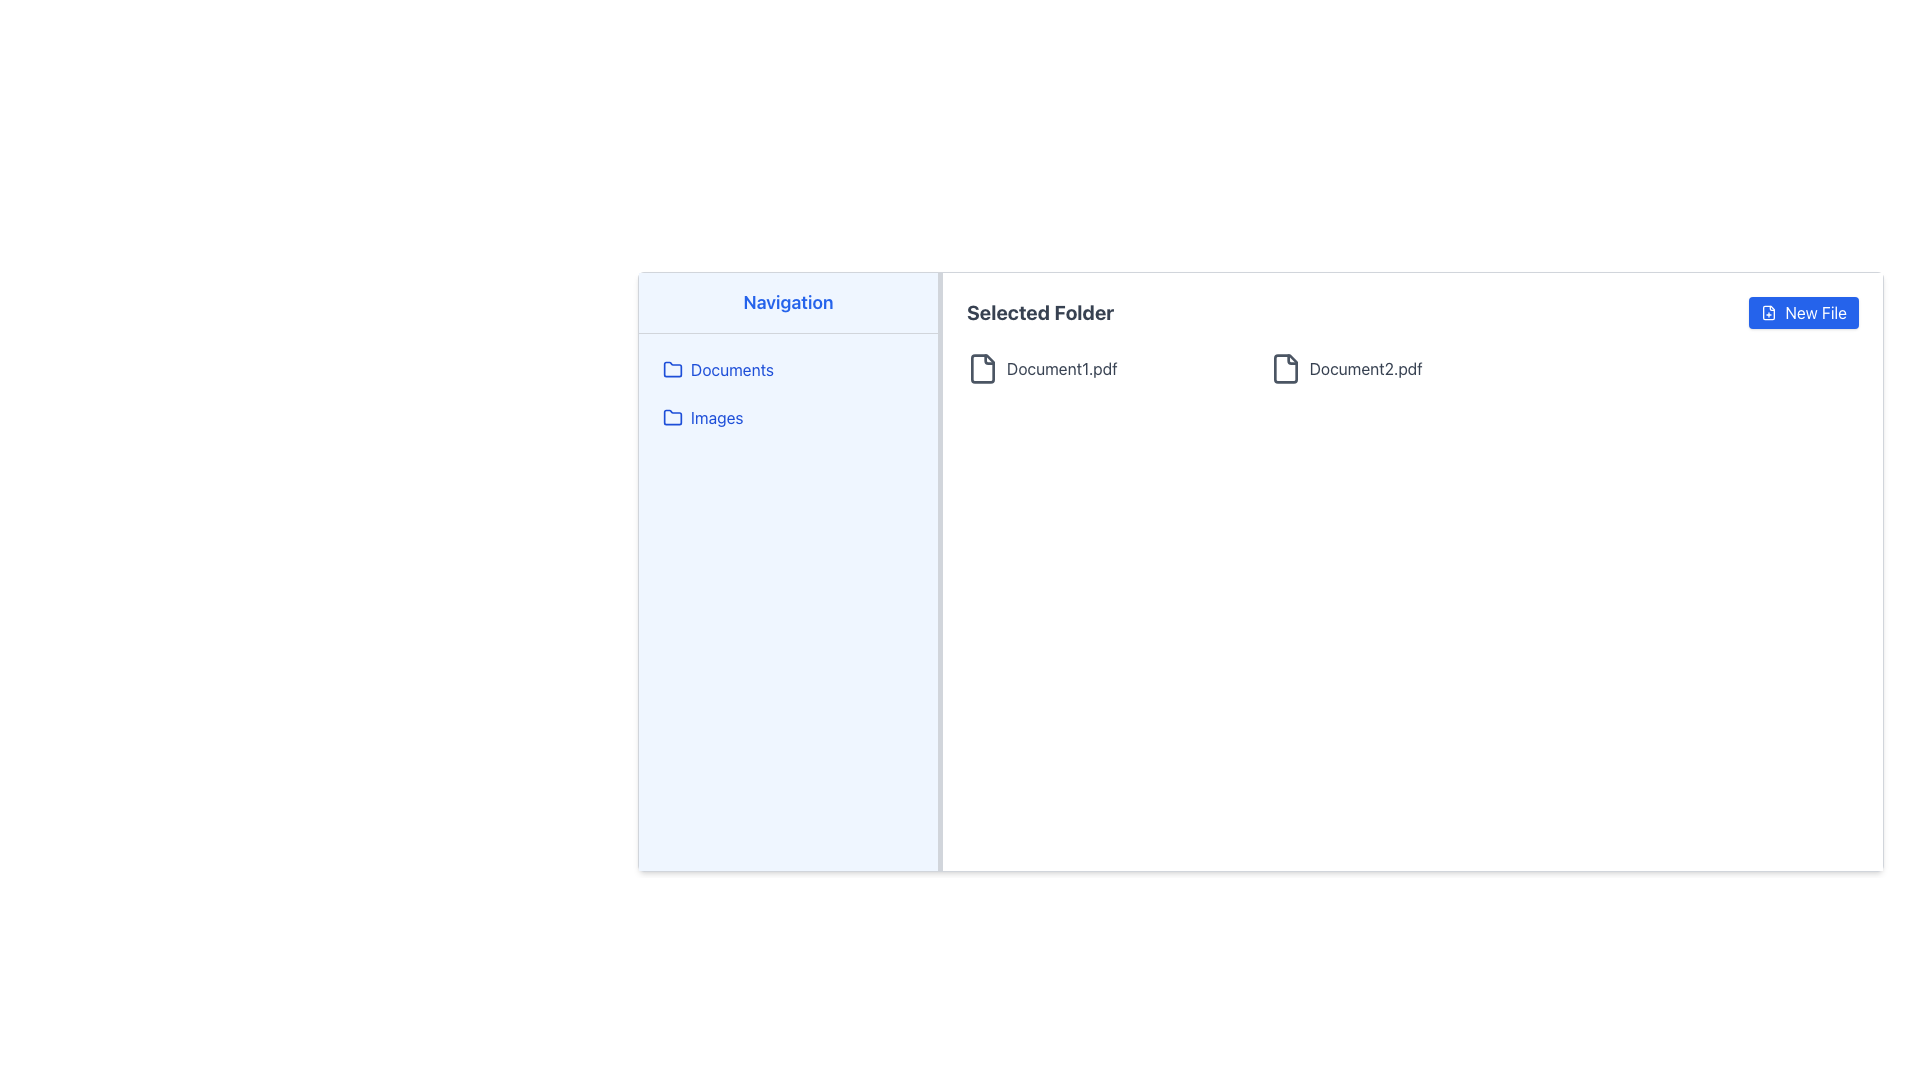 The image size is (1920, 1080). Describe the element at coordinates (672, 415) in the screenshot. I see `the 'Images' folder icon button located in the navigation sidebar, which is the second icon under the 'Navigation' section` at that location.